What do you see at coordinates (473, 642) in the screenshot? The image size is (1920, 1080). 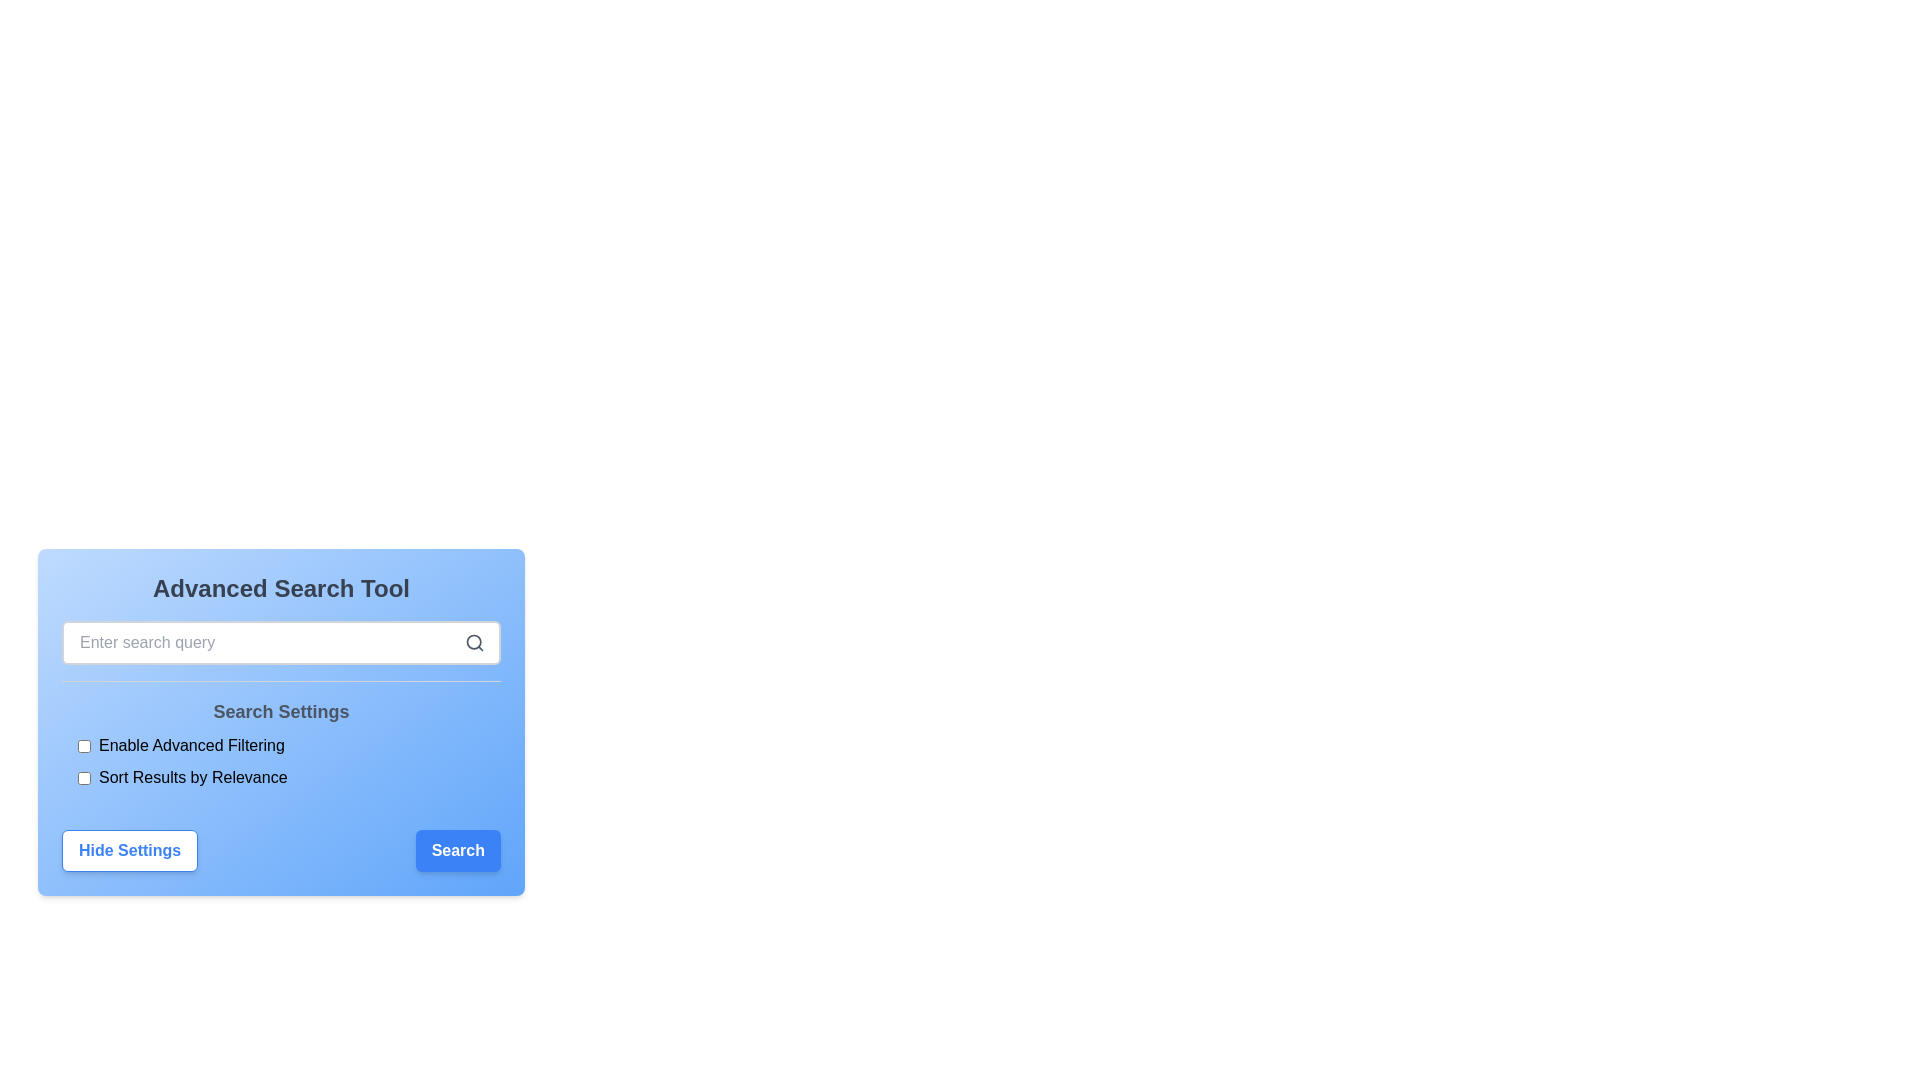 I see `the decorative lens icon of the search functionality, which is located at the leftmost part of the search icon` at bounding box center [473, 642].